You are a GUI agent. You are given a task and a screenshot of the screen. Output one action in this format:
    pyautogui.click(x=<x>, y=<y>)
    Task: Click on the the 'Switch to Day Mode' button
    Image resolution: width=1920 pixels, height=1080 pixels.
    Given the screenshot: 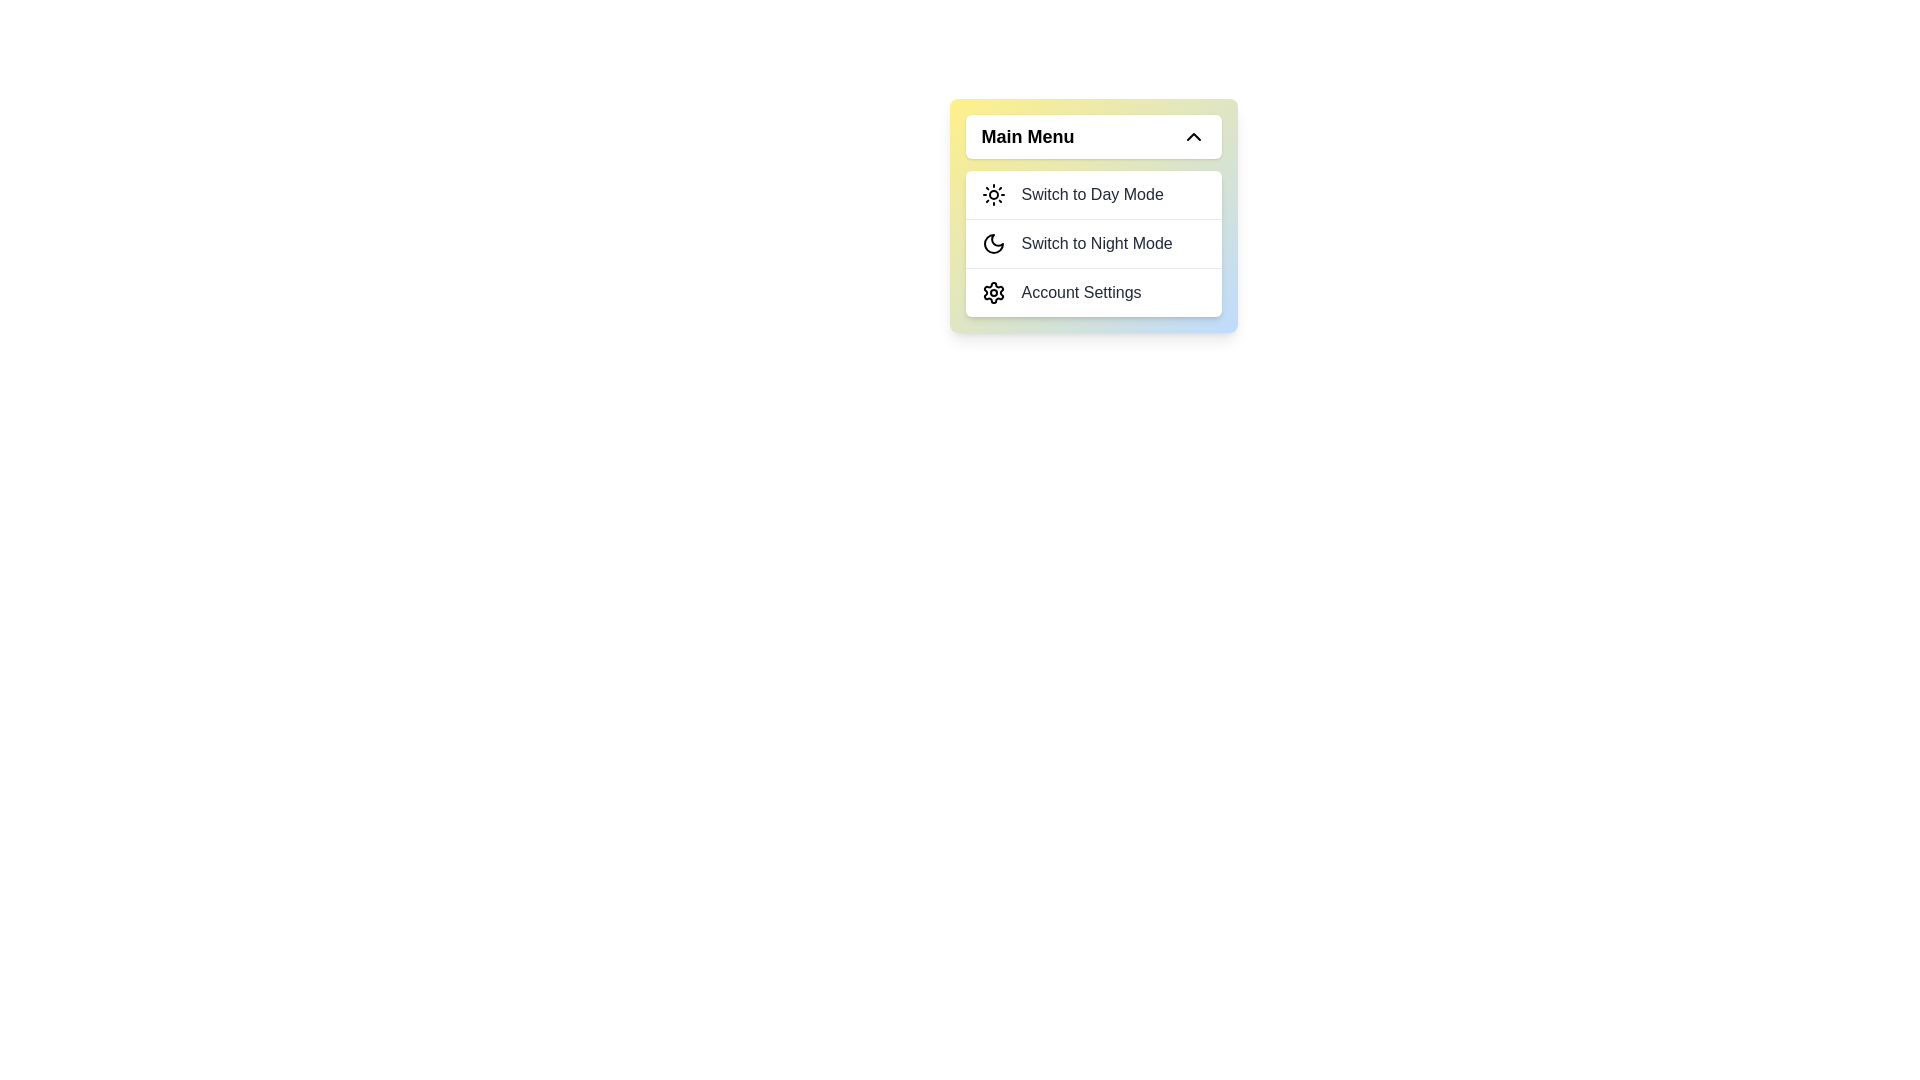 What is the action you would take?
    pyautogui.click(x=1092, y=195)
    